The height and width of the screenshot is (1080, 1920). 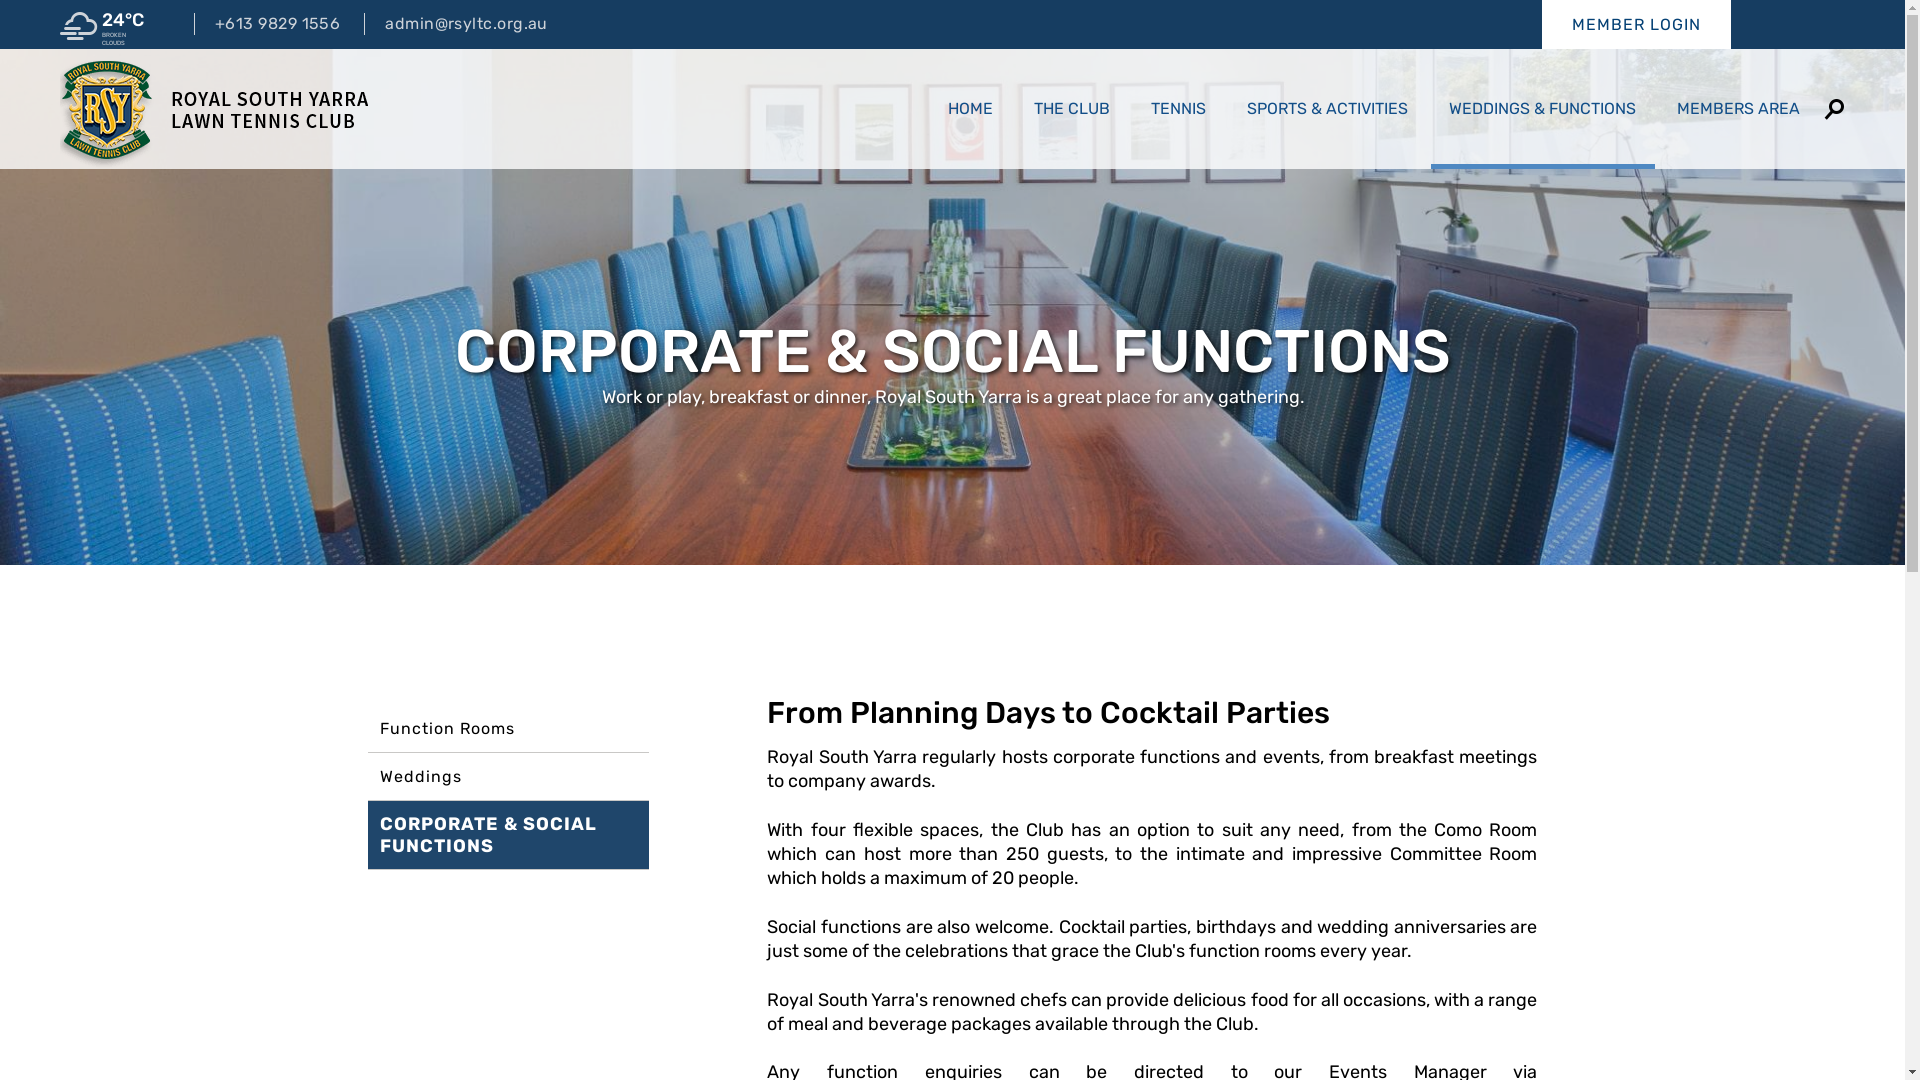 I want to click on 'TENNIS', so click(x=1177, y=108).